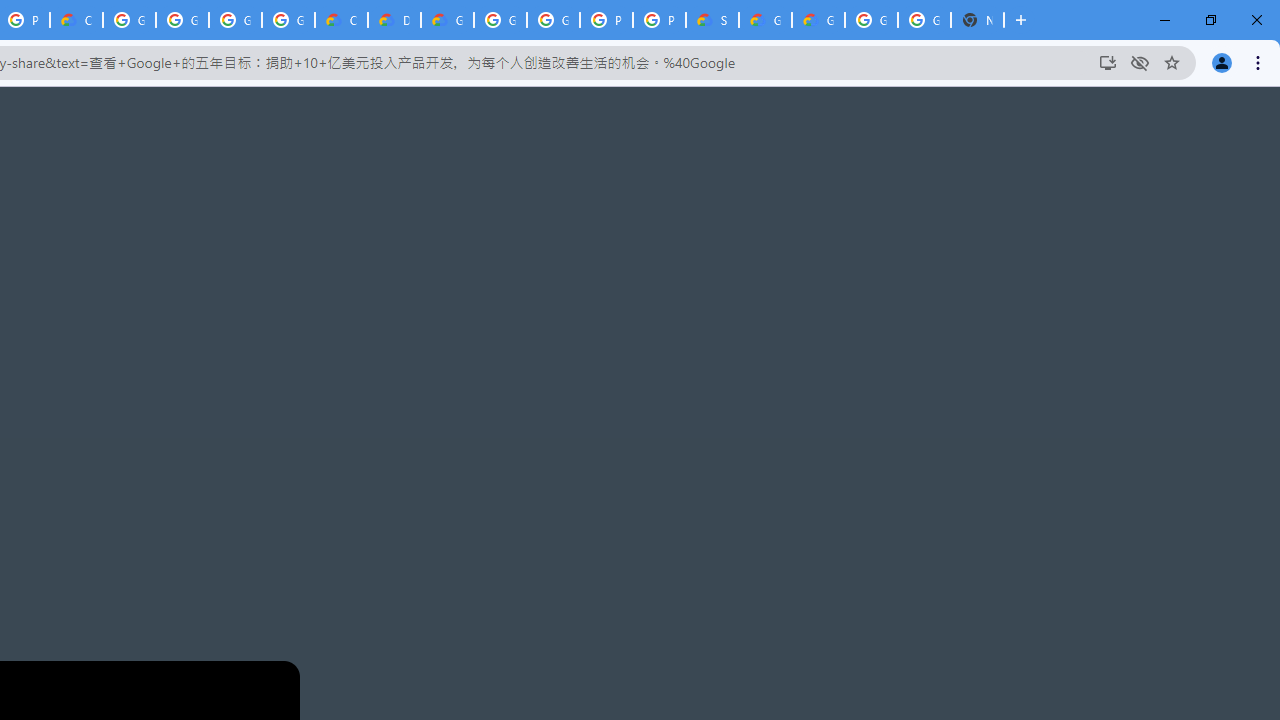  Describe the element at coordinates (500, 20) in the screenshot. I see `'Google Cloud Platform'` at that location.